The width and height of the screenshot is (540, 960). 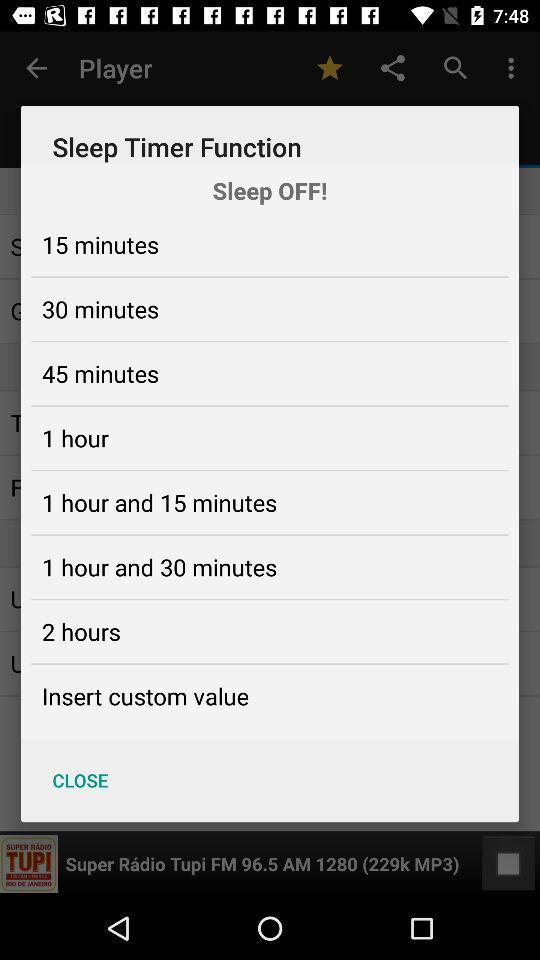 What do you see at coordinates (99, 372) in the screenshot?
I see `45 minutes` at bounding box center [99, 372].